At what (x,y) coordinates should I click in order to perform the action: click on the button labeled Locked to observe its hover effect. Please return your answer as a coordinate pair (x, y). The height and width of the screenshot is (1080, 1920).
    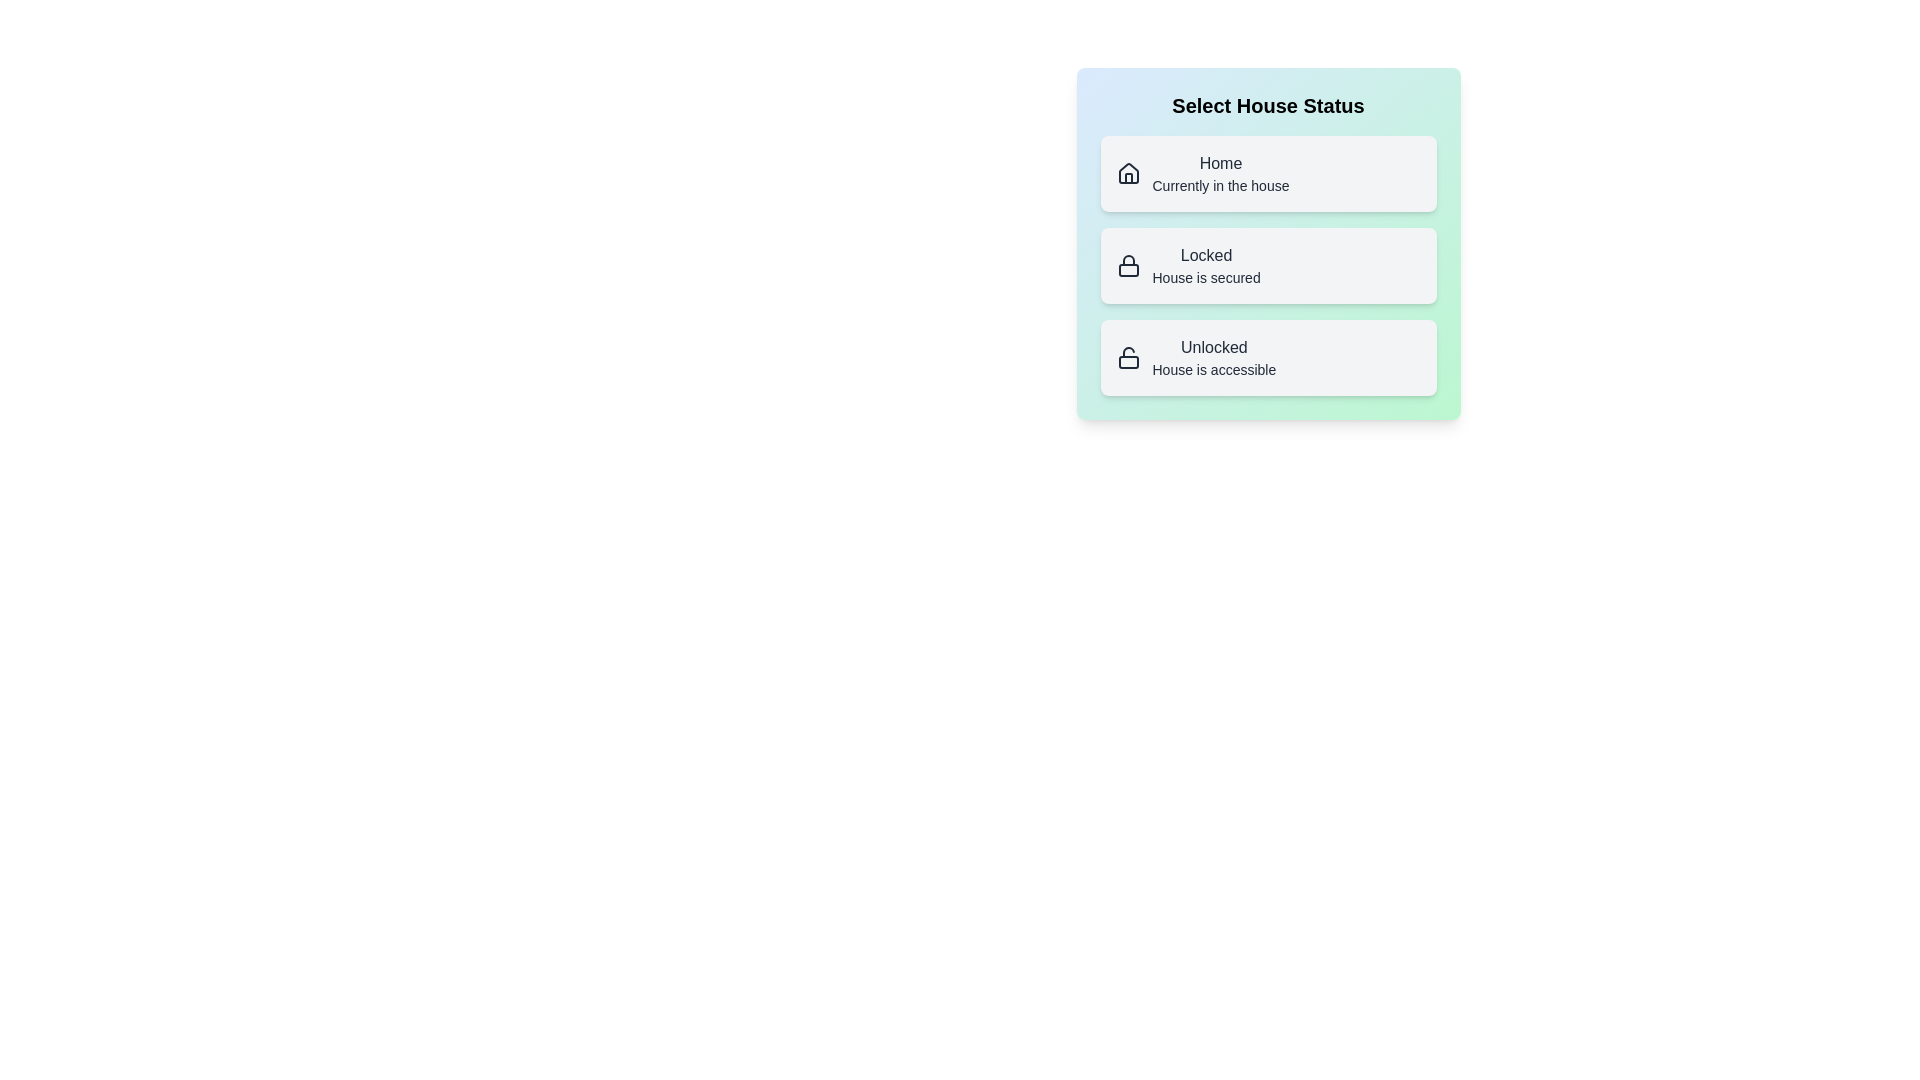
    Looking at the image, I should click on (1267, 265).